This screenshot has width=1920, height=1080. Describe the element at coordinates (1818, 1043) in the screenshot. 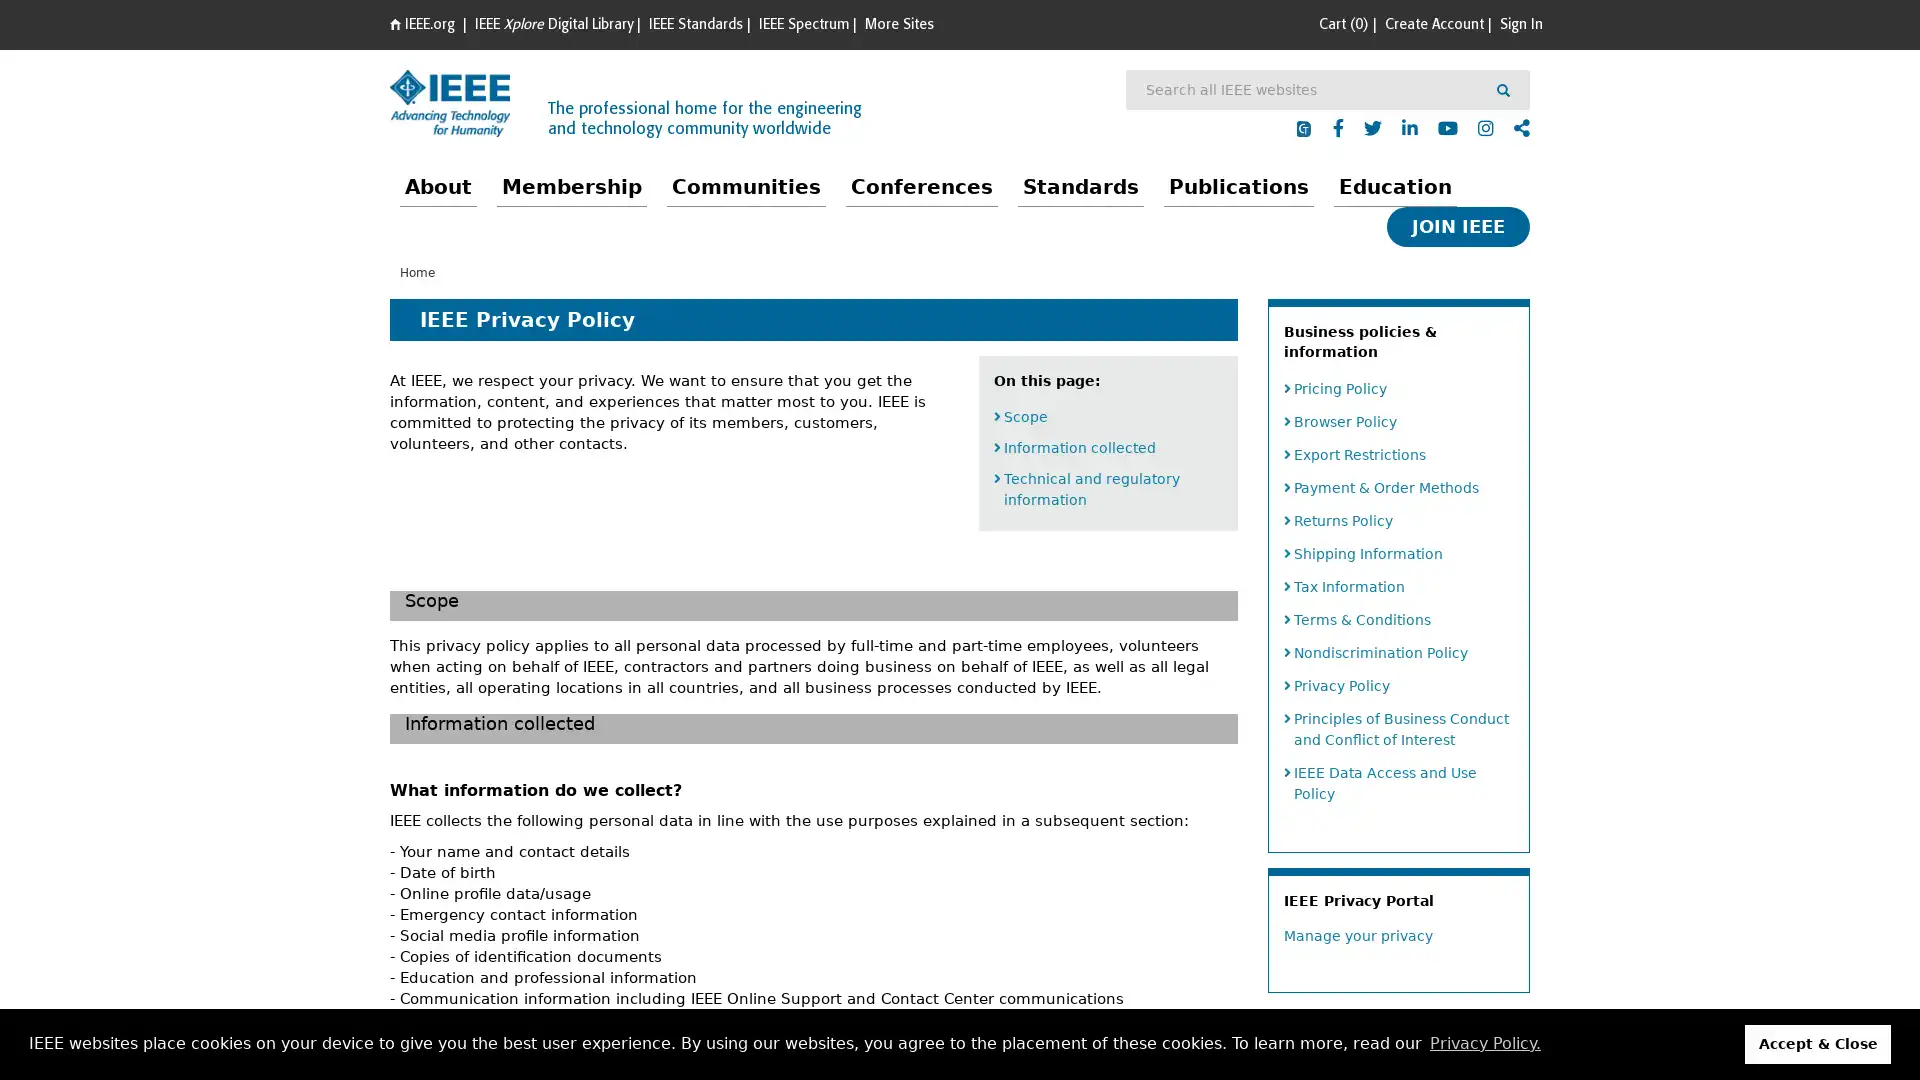

I see `dismiss cookie message` at that location.